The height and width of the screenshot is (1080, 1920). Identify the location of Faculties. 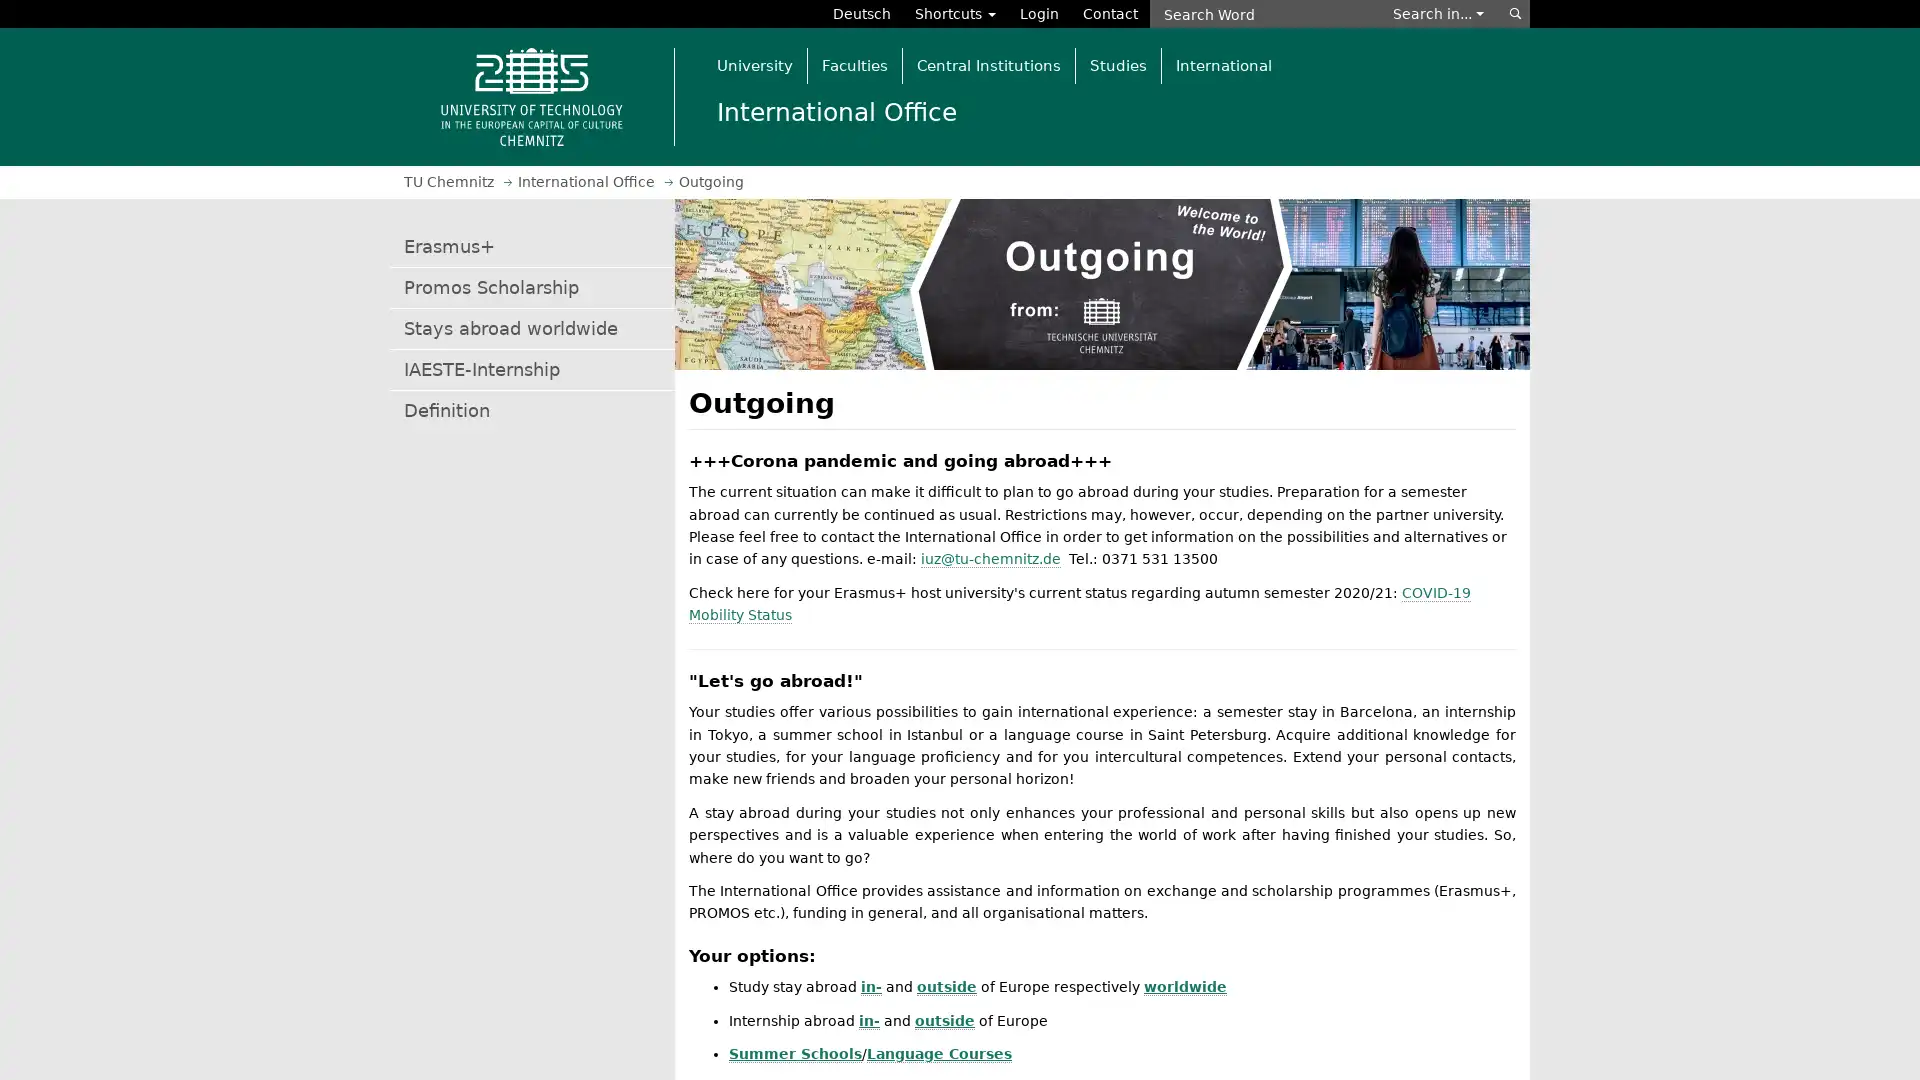
(854, 64).